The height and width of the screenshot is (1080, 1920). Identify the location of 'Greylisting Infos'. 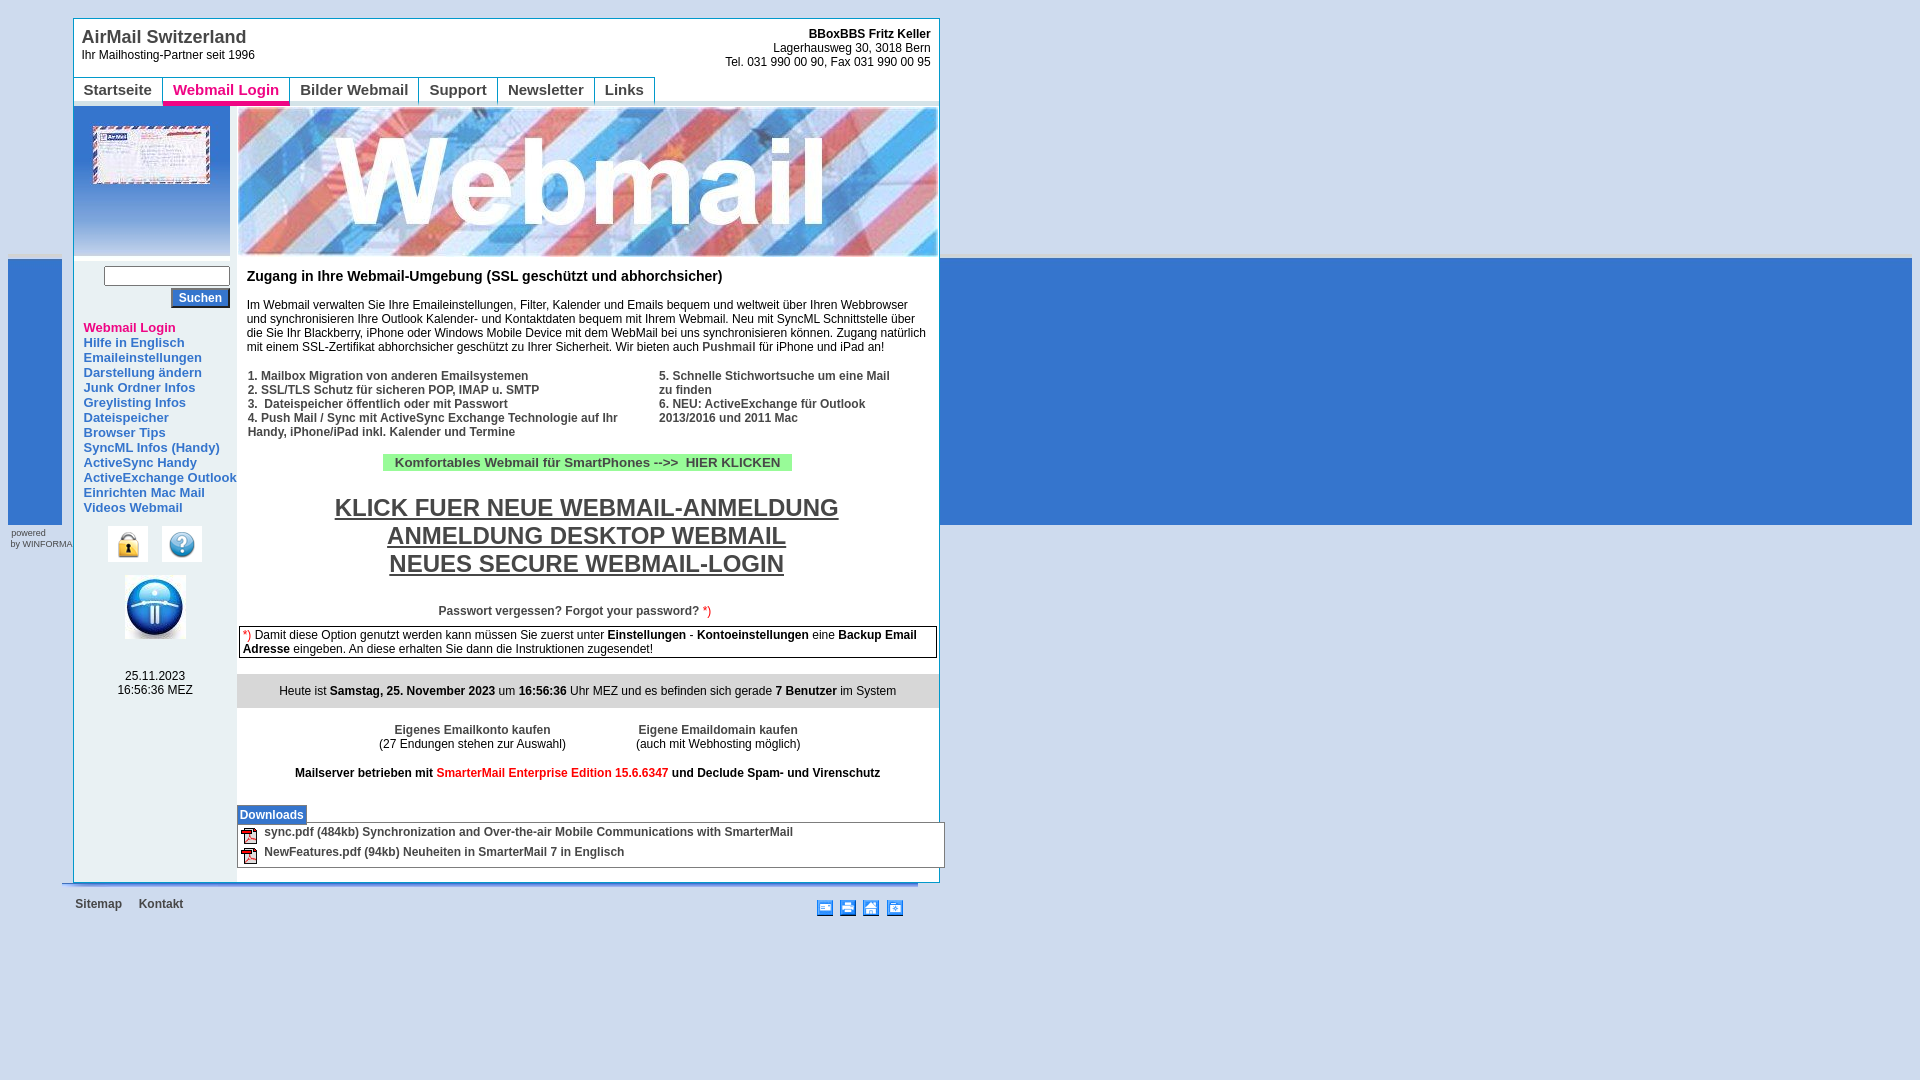
(129, 402).